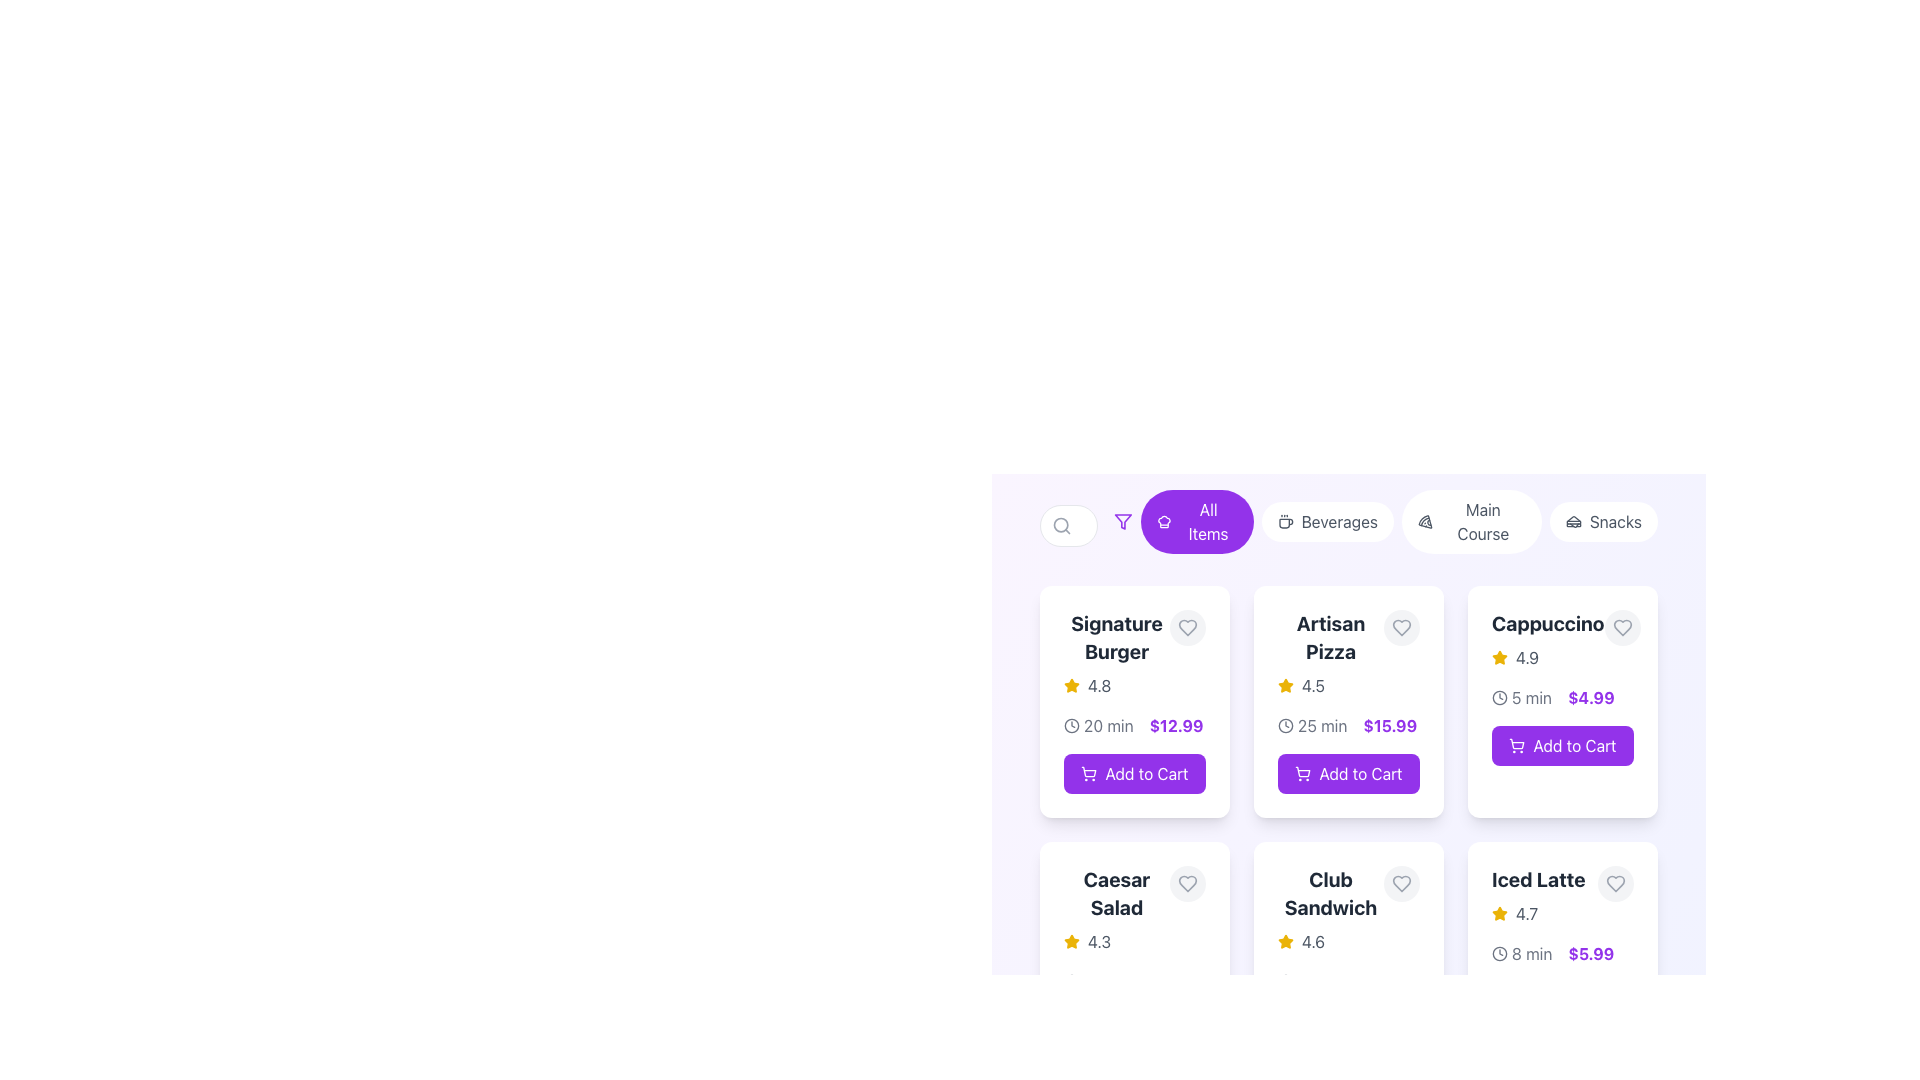 The image size is (1920, 1080). Describe the element at coordinates (1330, 637) in the screenshot. I see `the text label displaying 'Artisan Pizza' located at the top section of the second card in the top row of items` at that location.